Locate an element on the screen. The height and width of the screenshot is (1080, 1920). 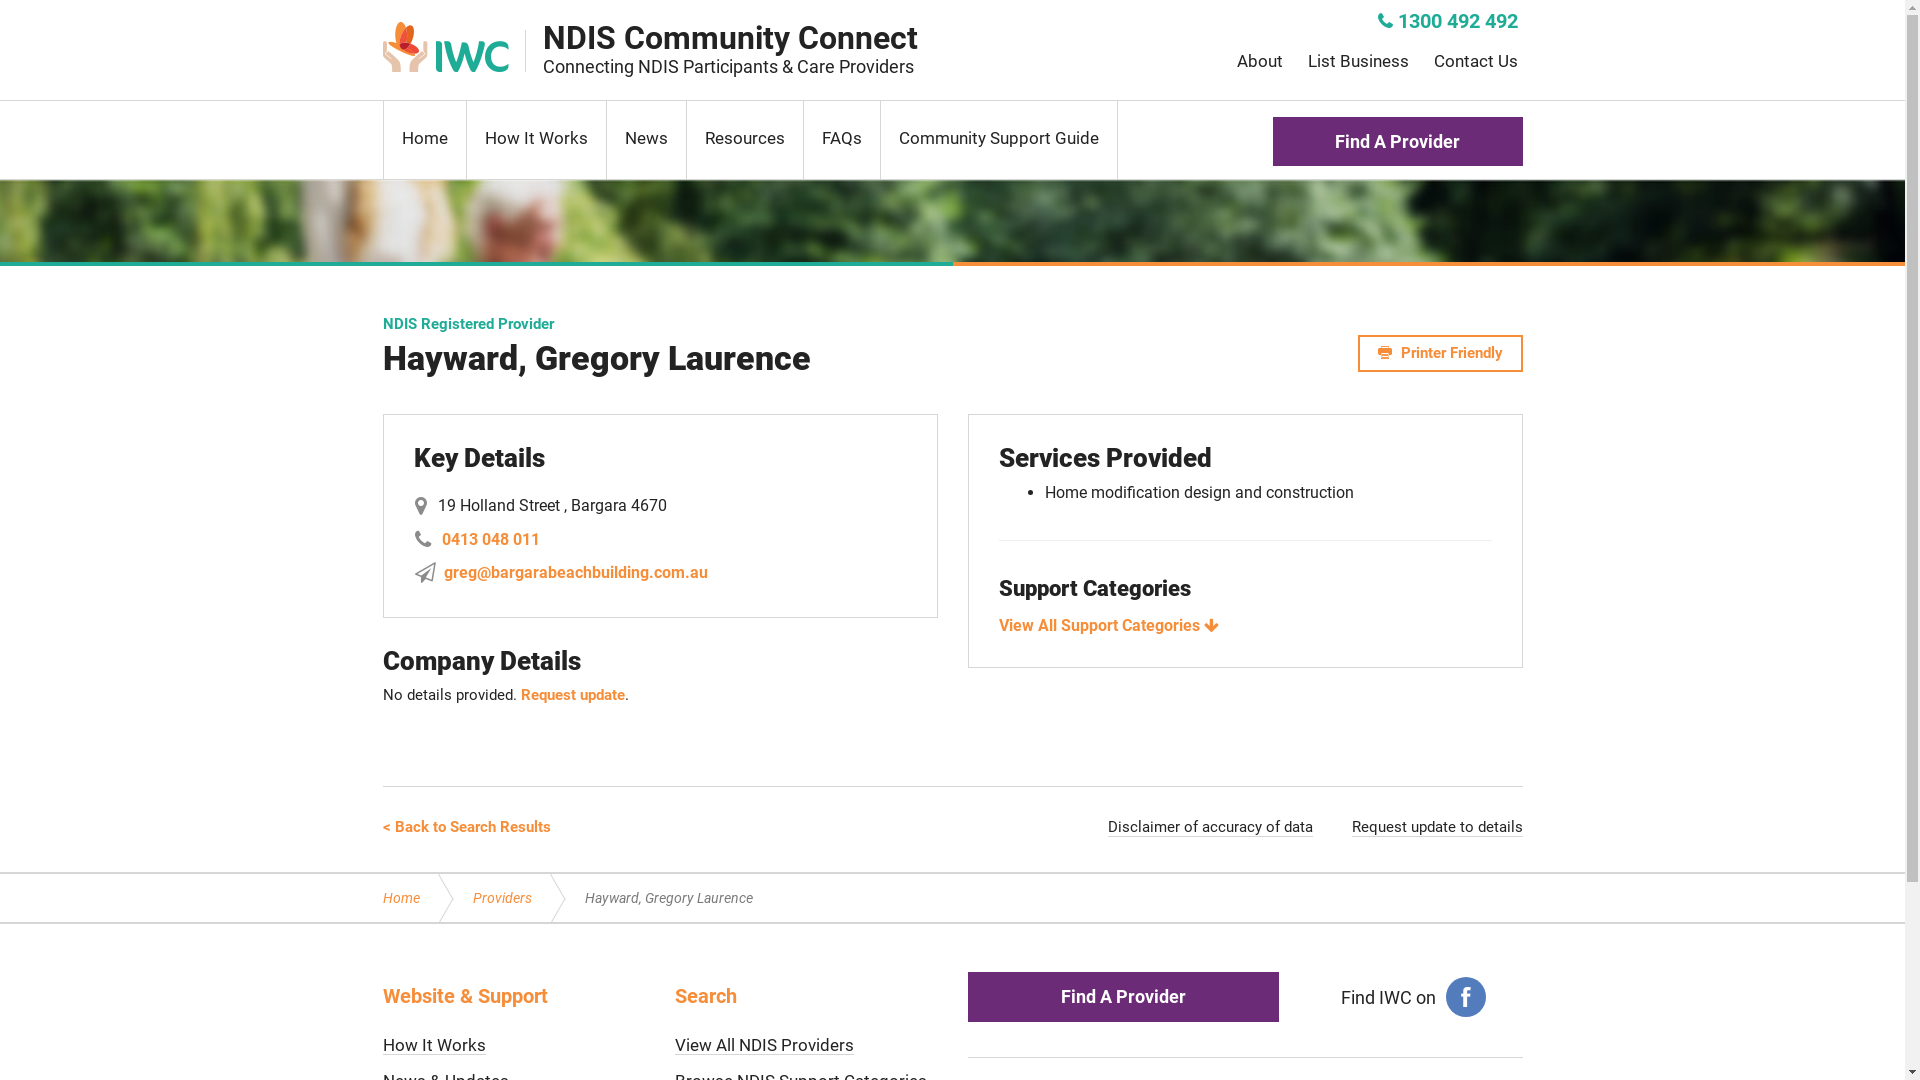
'facebook' is located at coordinates (1465, 996).